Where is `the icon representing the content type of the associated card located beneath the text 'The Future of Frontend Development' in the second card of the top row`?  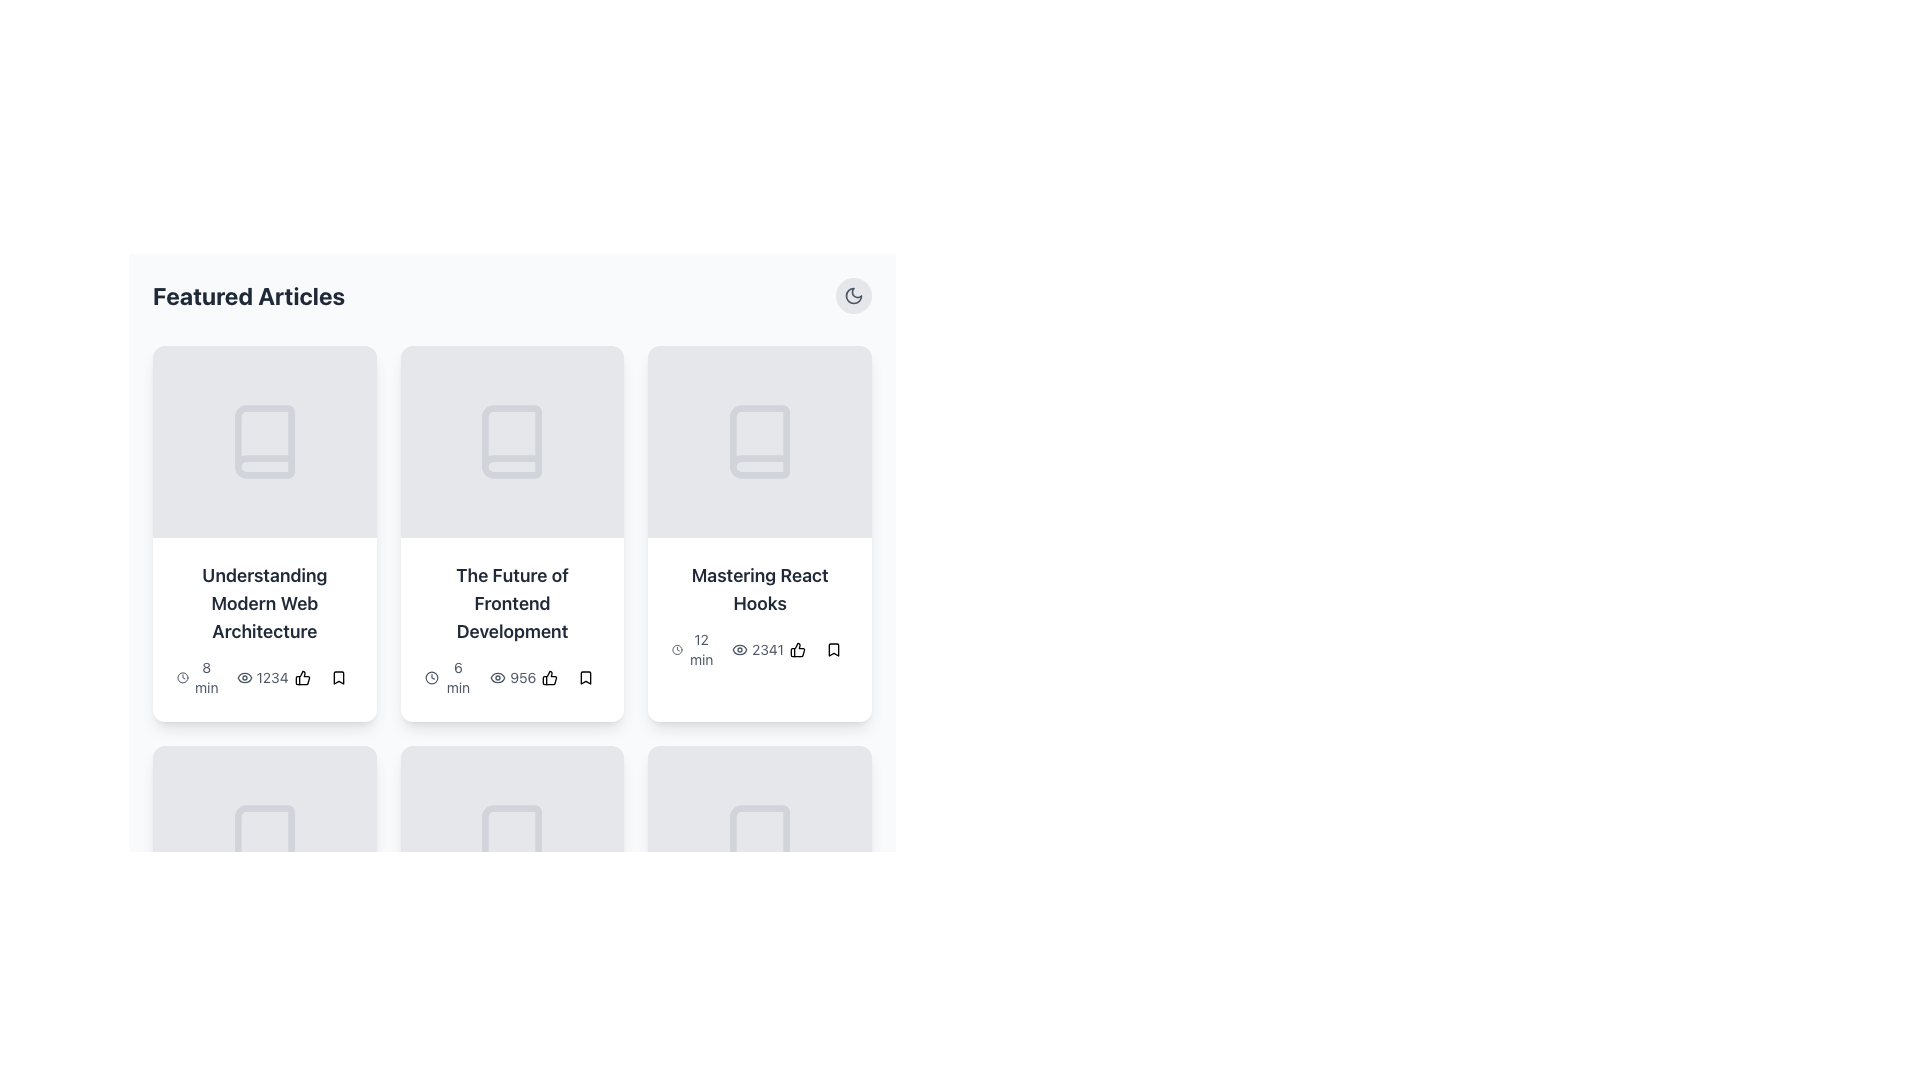
the icon representing the content type of the associated card located beneath the text 'The Future of Frontend Development' in the second card of the top row is located at coordinates (512, 441).